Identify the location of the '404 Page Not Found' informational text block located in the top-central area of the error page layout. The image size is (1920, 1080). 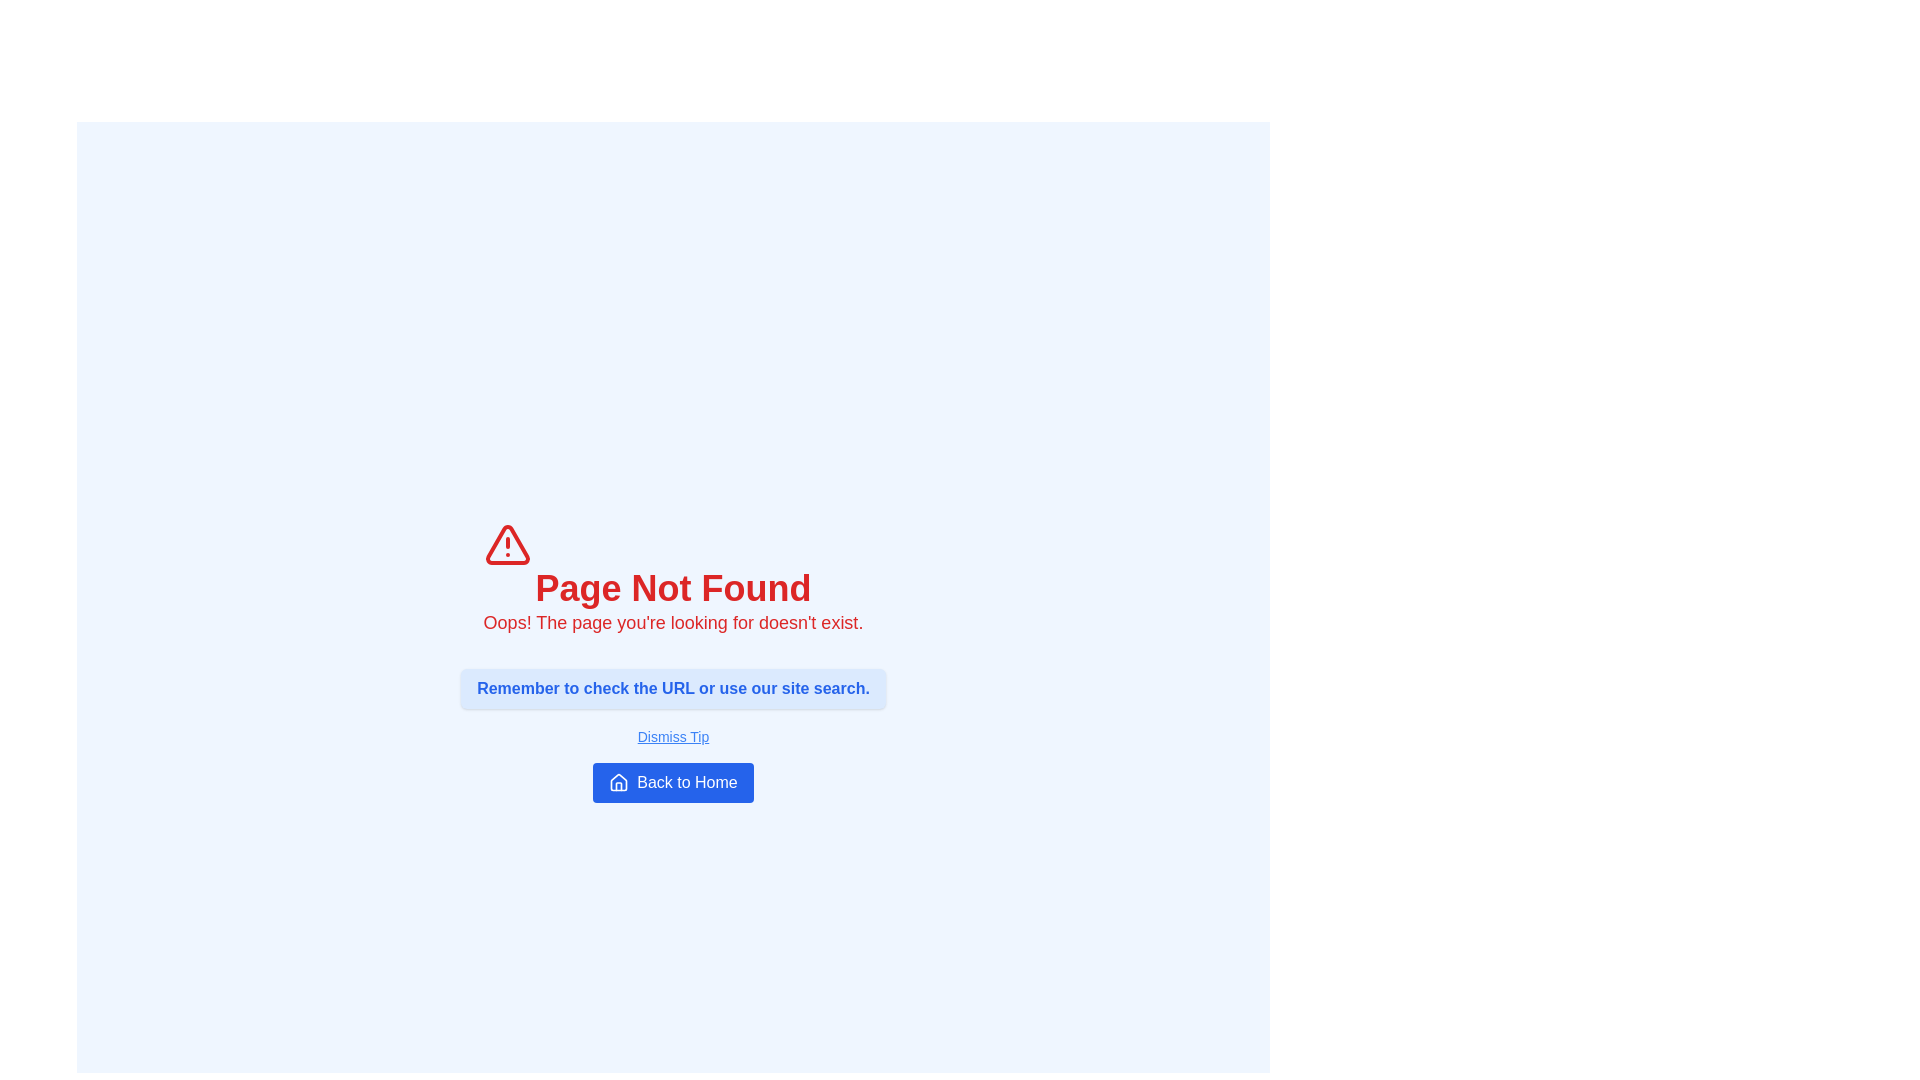
(673, 578).